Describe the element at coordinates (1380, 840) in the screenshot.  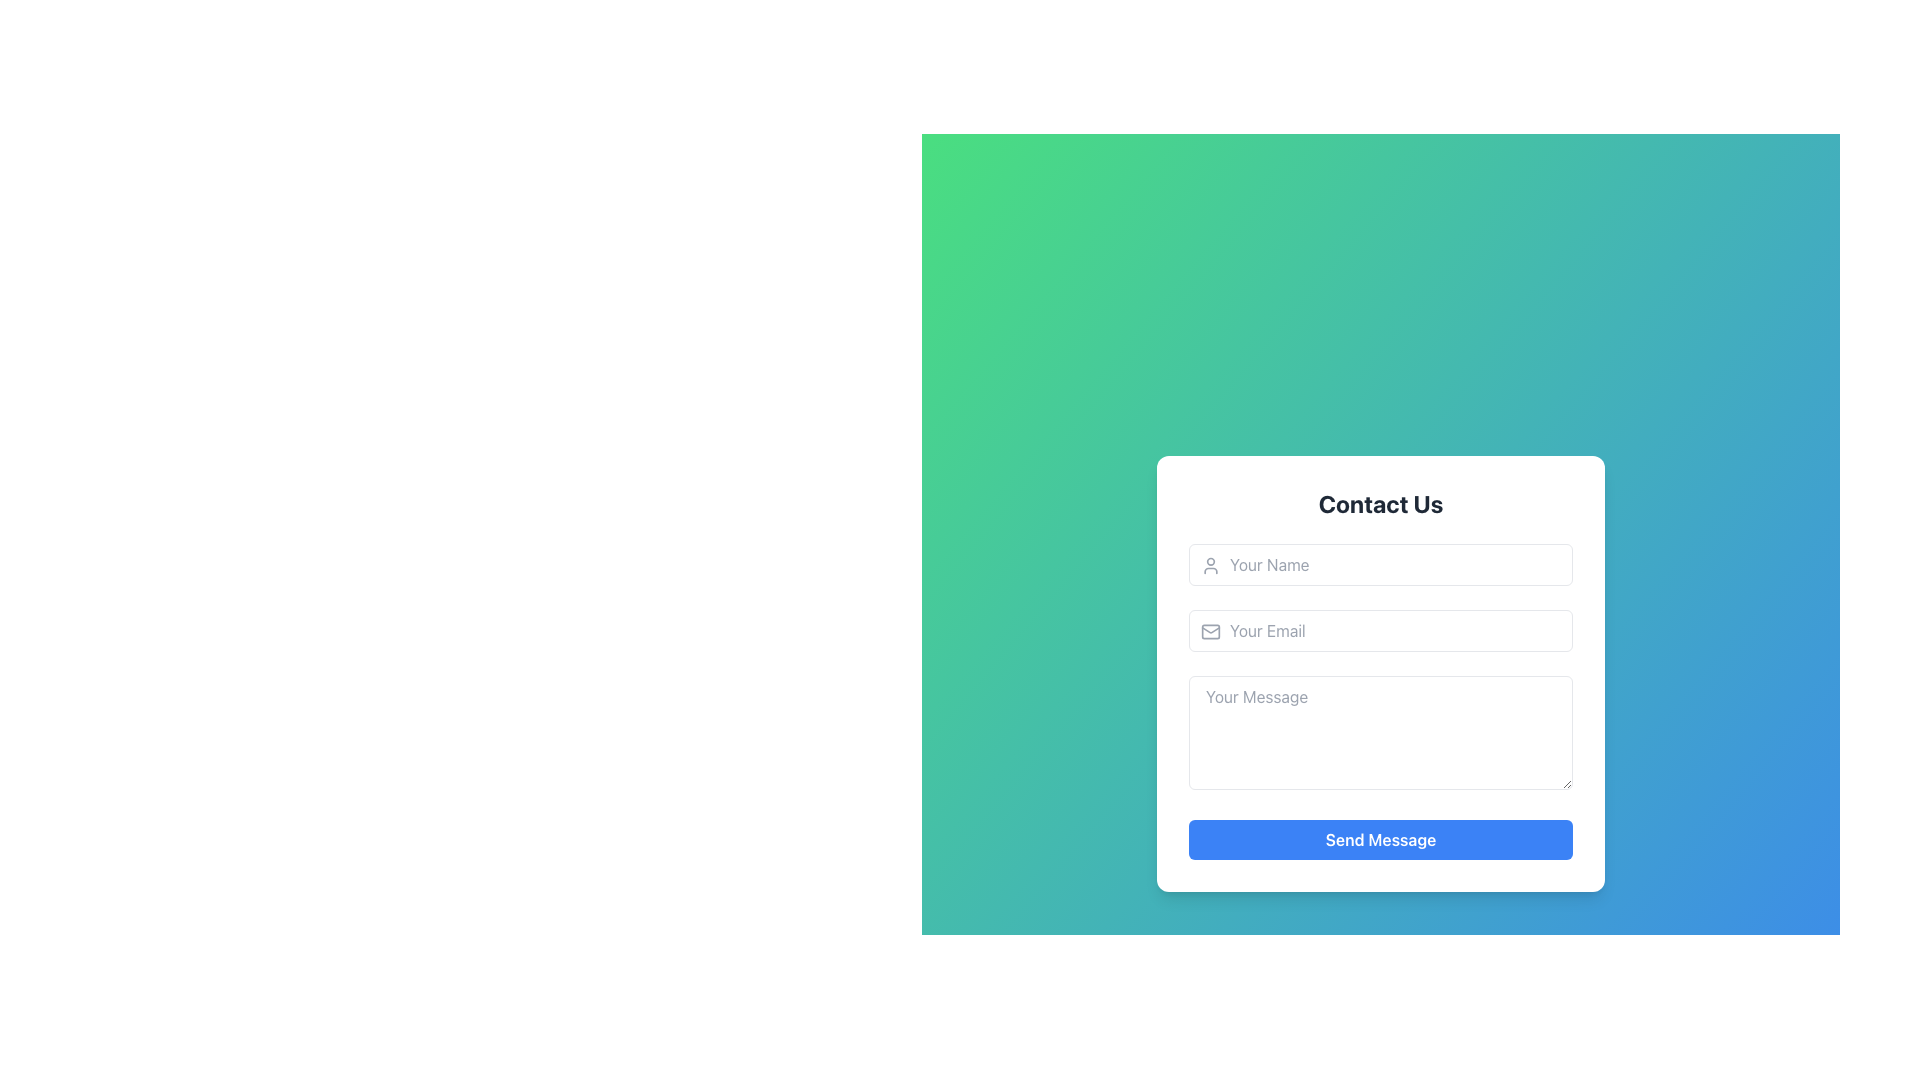
I see `the 'Submit' button at the bottom of the 'Contact Us' form` at that location.